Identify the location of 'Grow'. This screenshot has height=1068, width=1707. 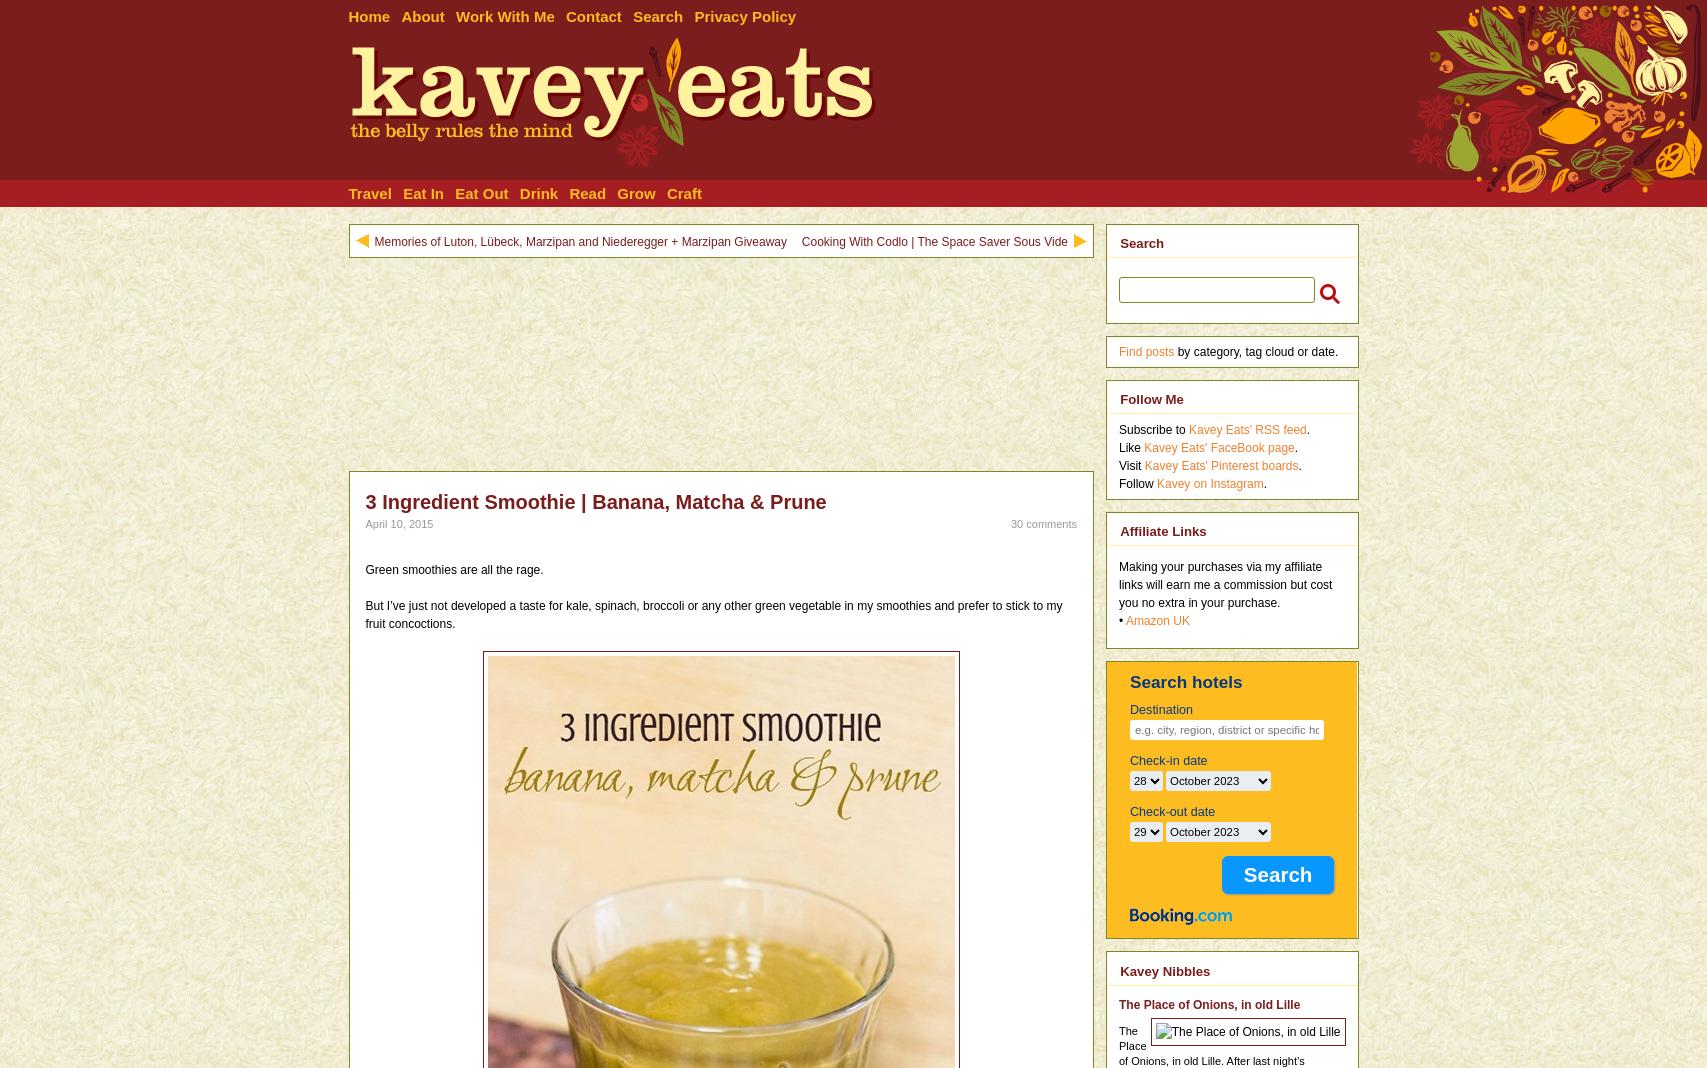
(617, 193).